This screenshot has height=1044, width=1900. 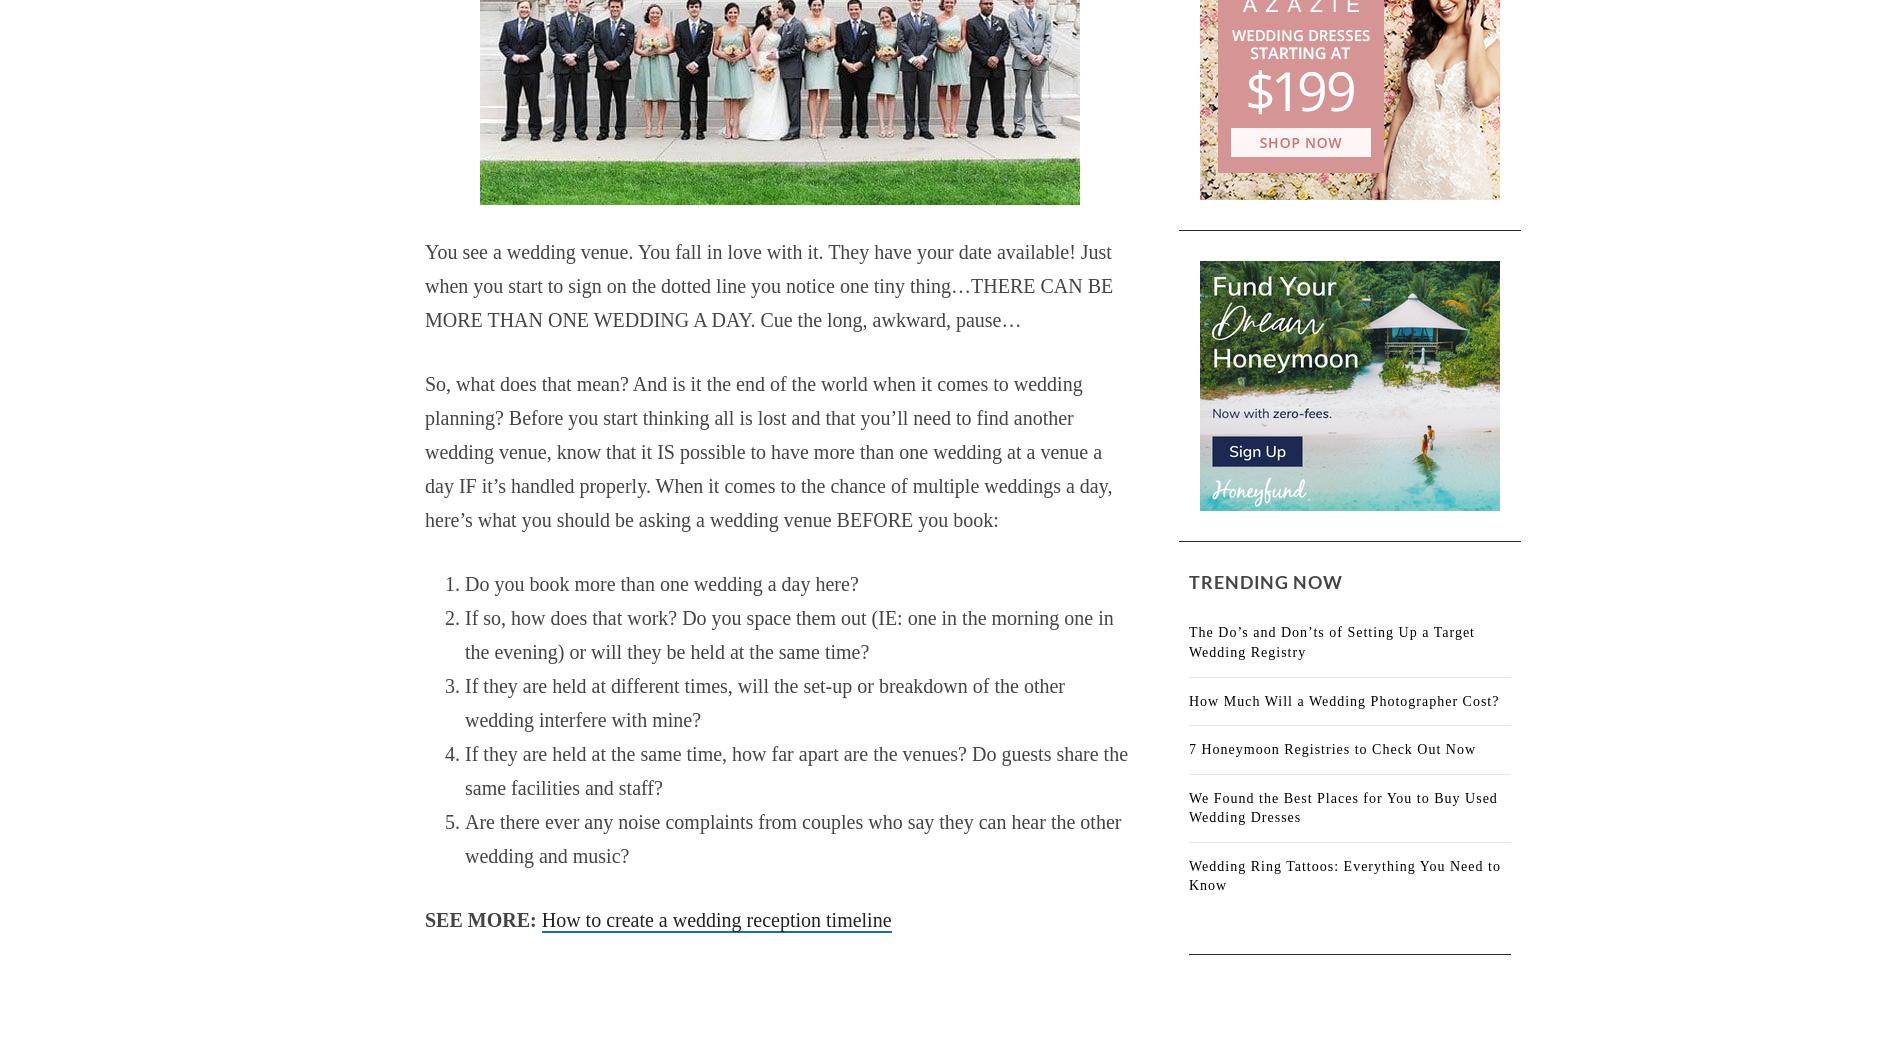 What do you see at coordinates (463, 837) in the screenshot?
I see `'Are there ever any noise complaints from couples who say they can hear the other wedding and music?'` at bounding box center [463, 837].